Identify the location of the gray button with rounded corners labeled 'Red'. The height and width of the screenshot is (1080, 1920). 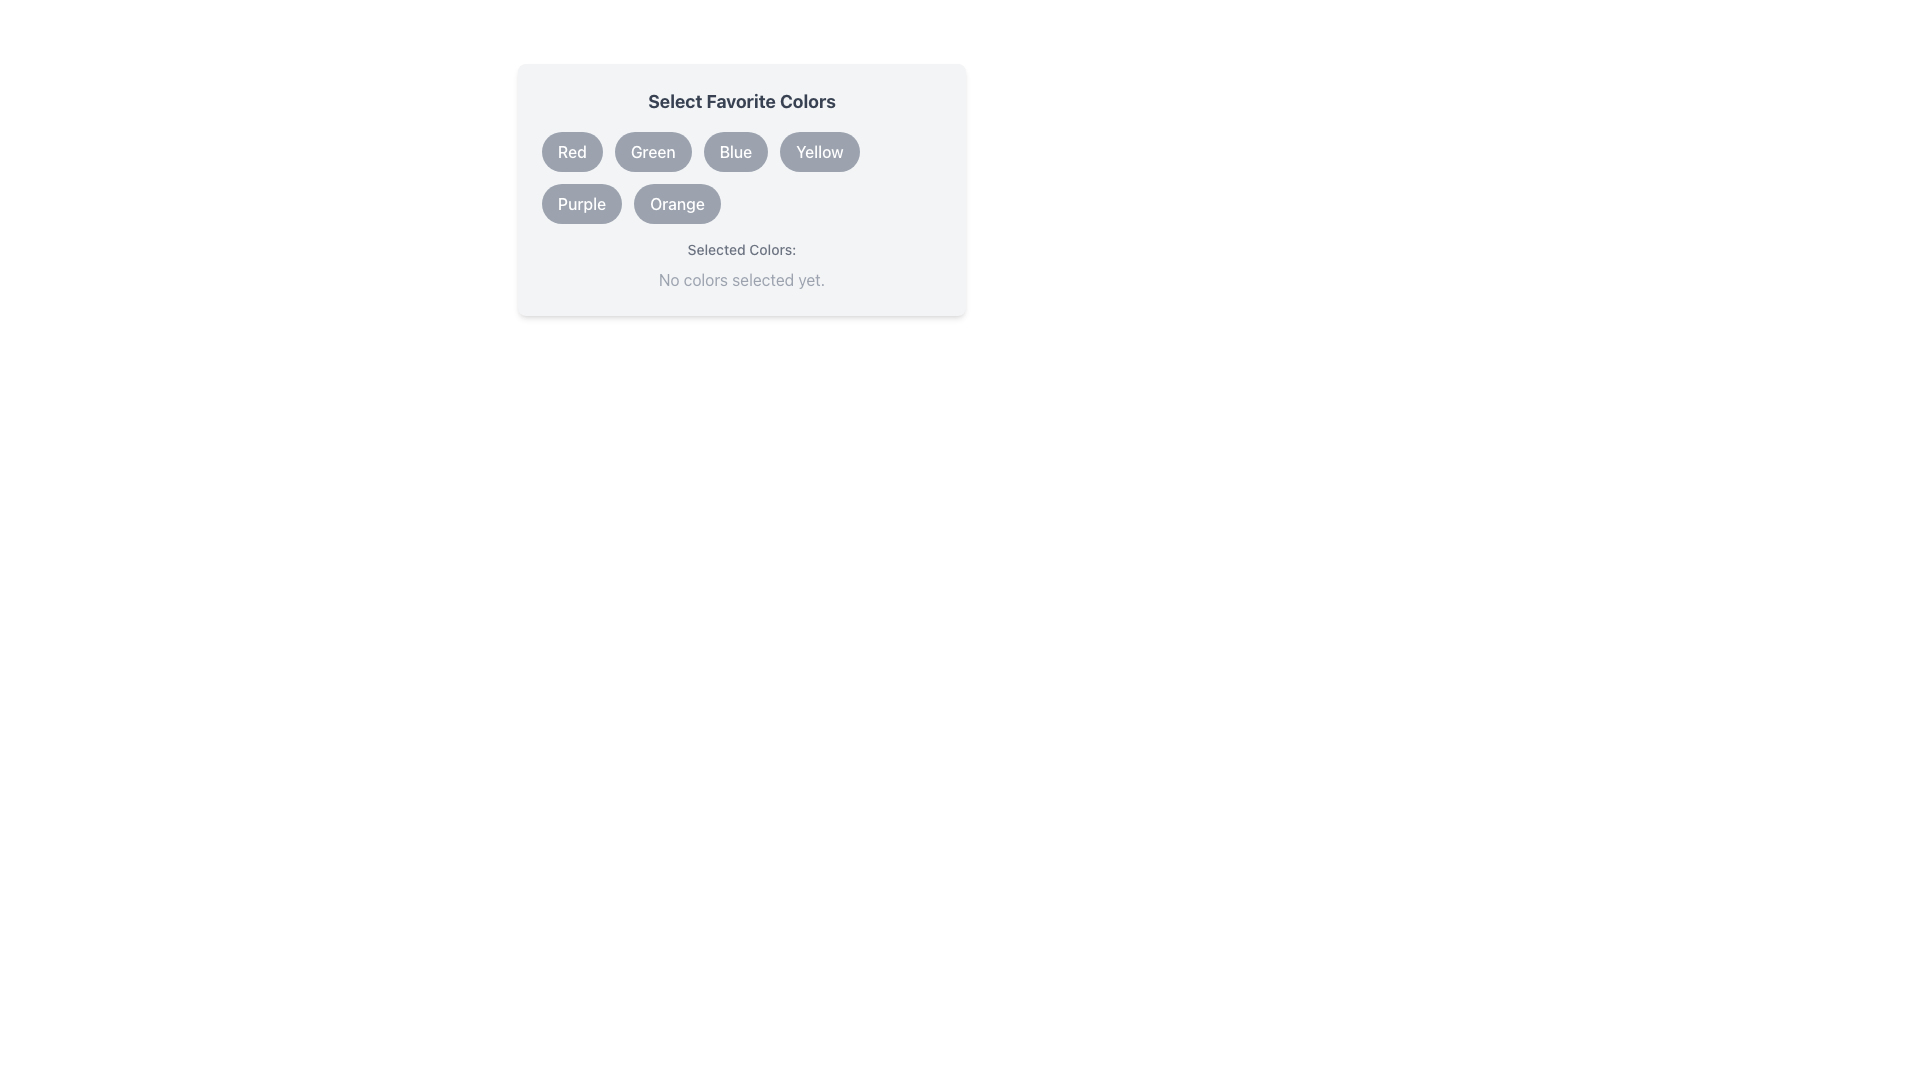
(571, 150).